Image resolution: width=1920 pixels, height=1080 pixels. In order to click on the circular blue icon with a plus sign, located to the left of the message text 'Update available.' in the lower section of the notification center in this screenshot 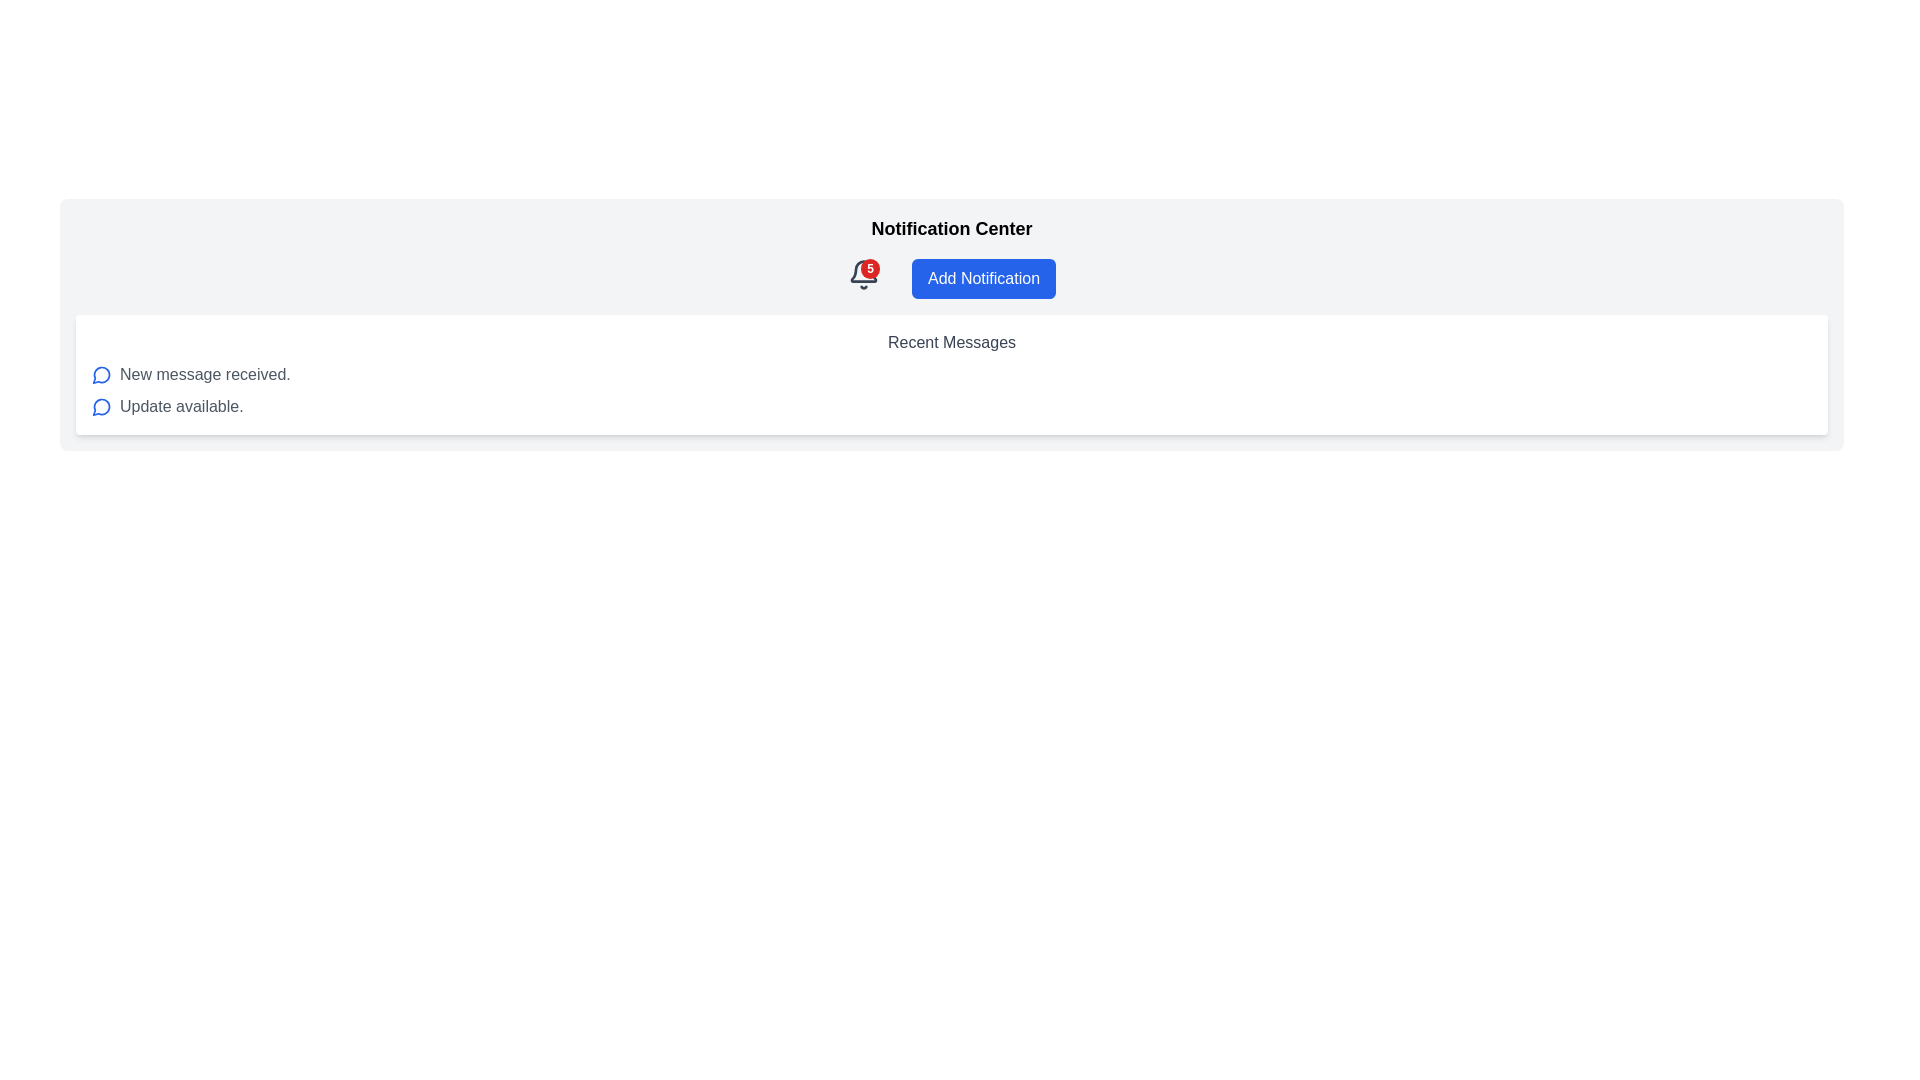, I will do `click(100, 406)`.